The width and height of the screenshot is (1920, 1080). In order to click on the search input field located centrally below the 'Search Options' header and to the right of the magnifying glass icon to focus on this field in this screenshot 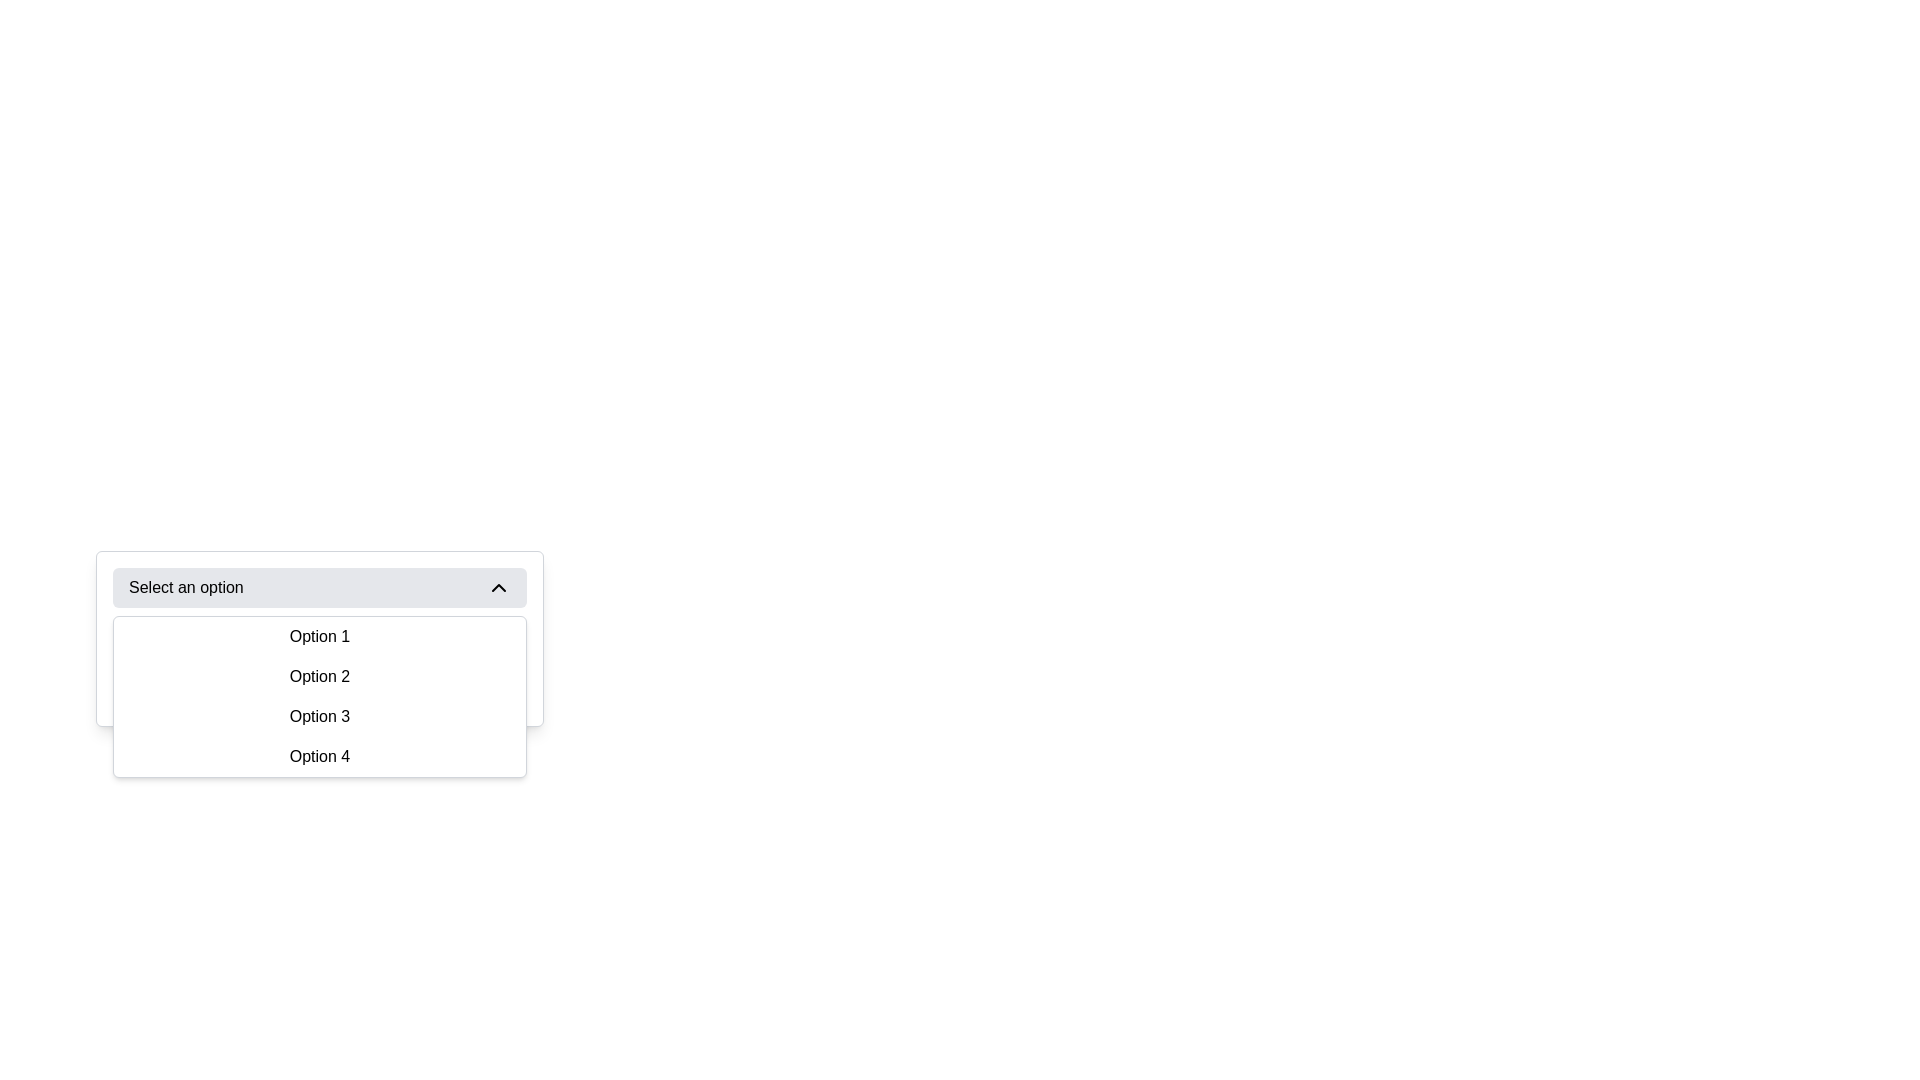, I will do `click(320, 688)`.